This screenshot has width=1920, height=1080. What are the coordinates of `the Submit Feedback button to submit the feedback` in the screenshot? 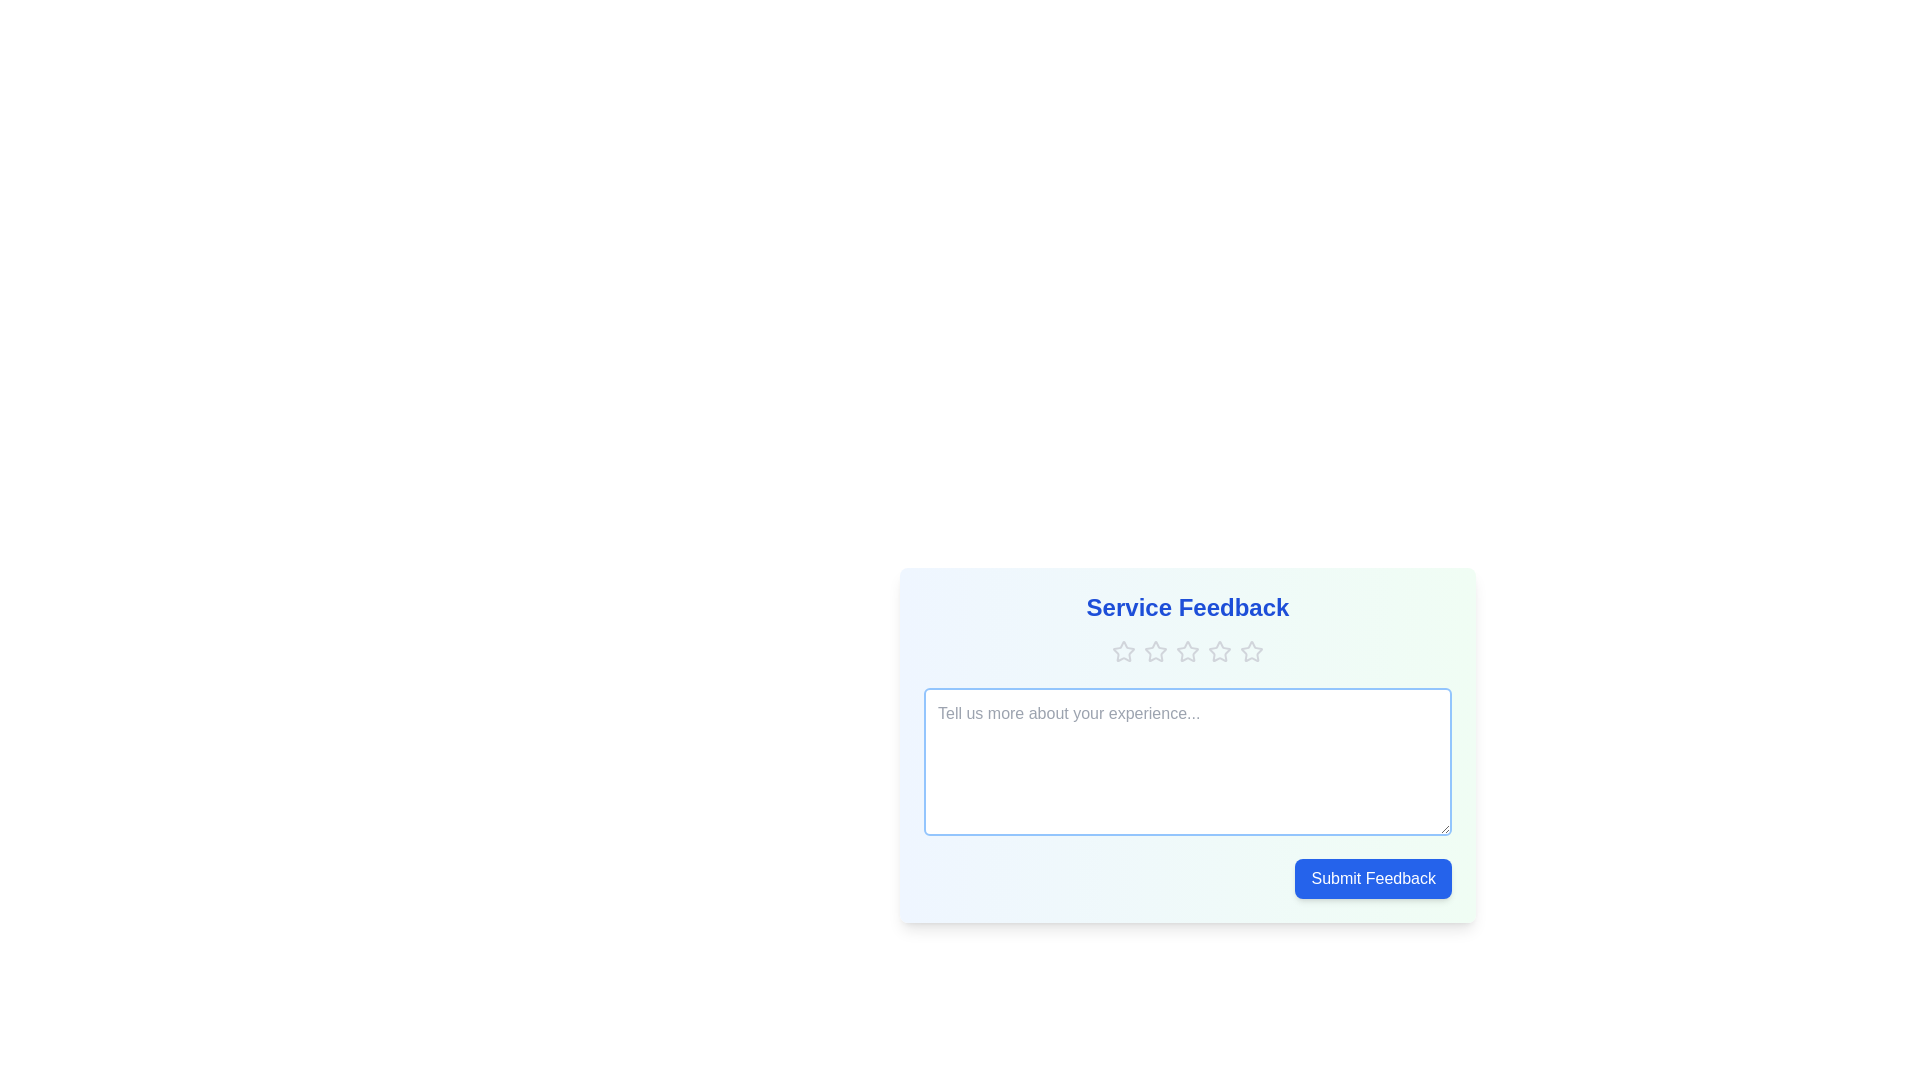 It's located at (1372, 878).